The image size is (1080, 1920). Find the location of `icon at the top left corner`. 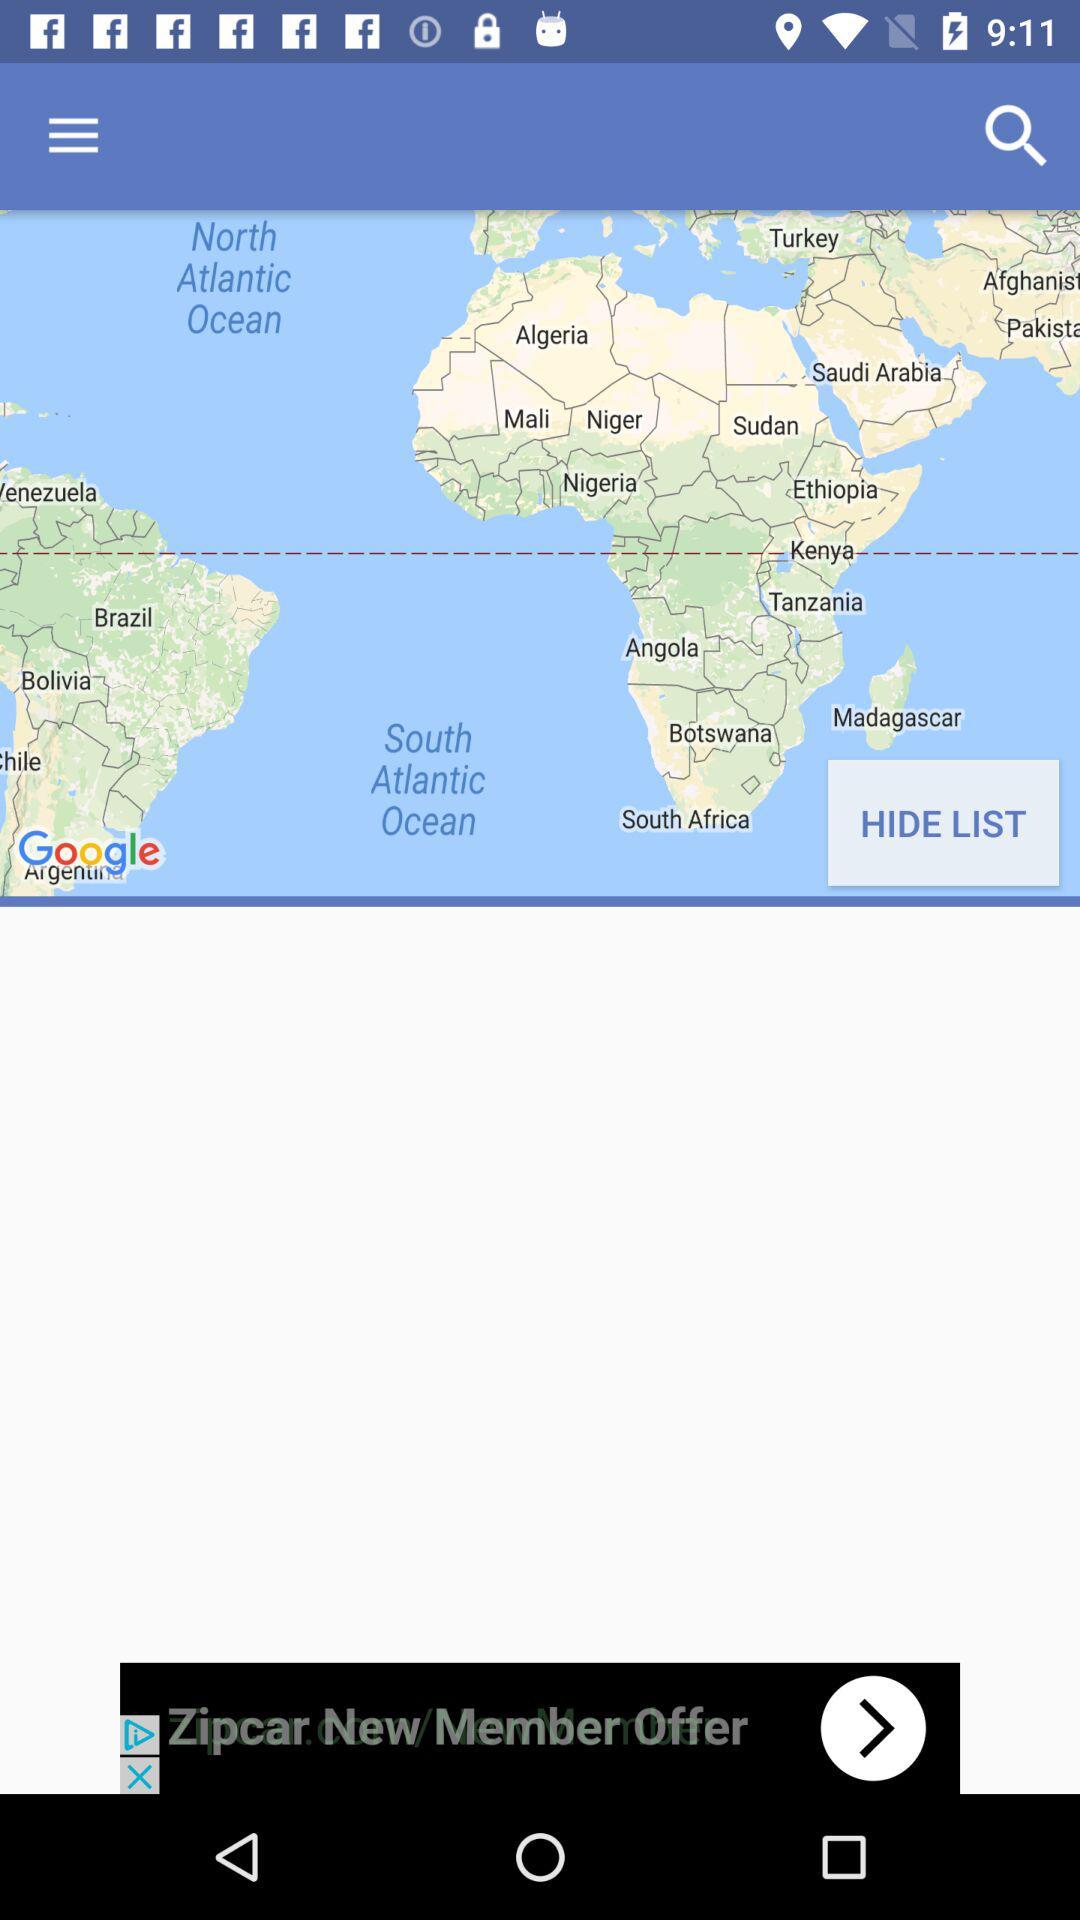

icon at the top left corner is located at coordinates (72, 135).